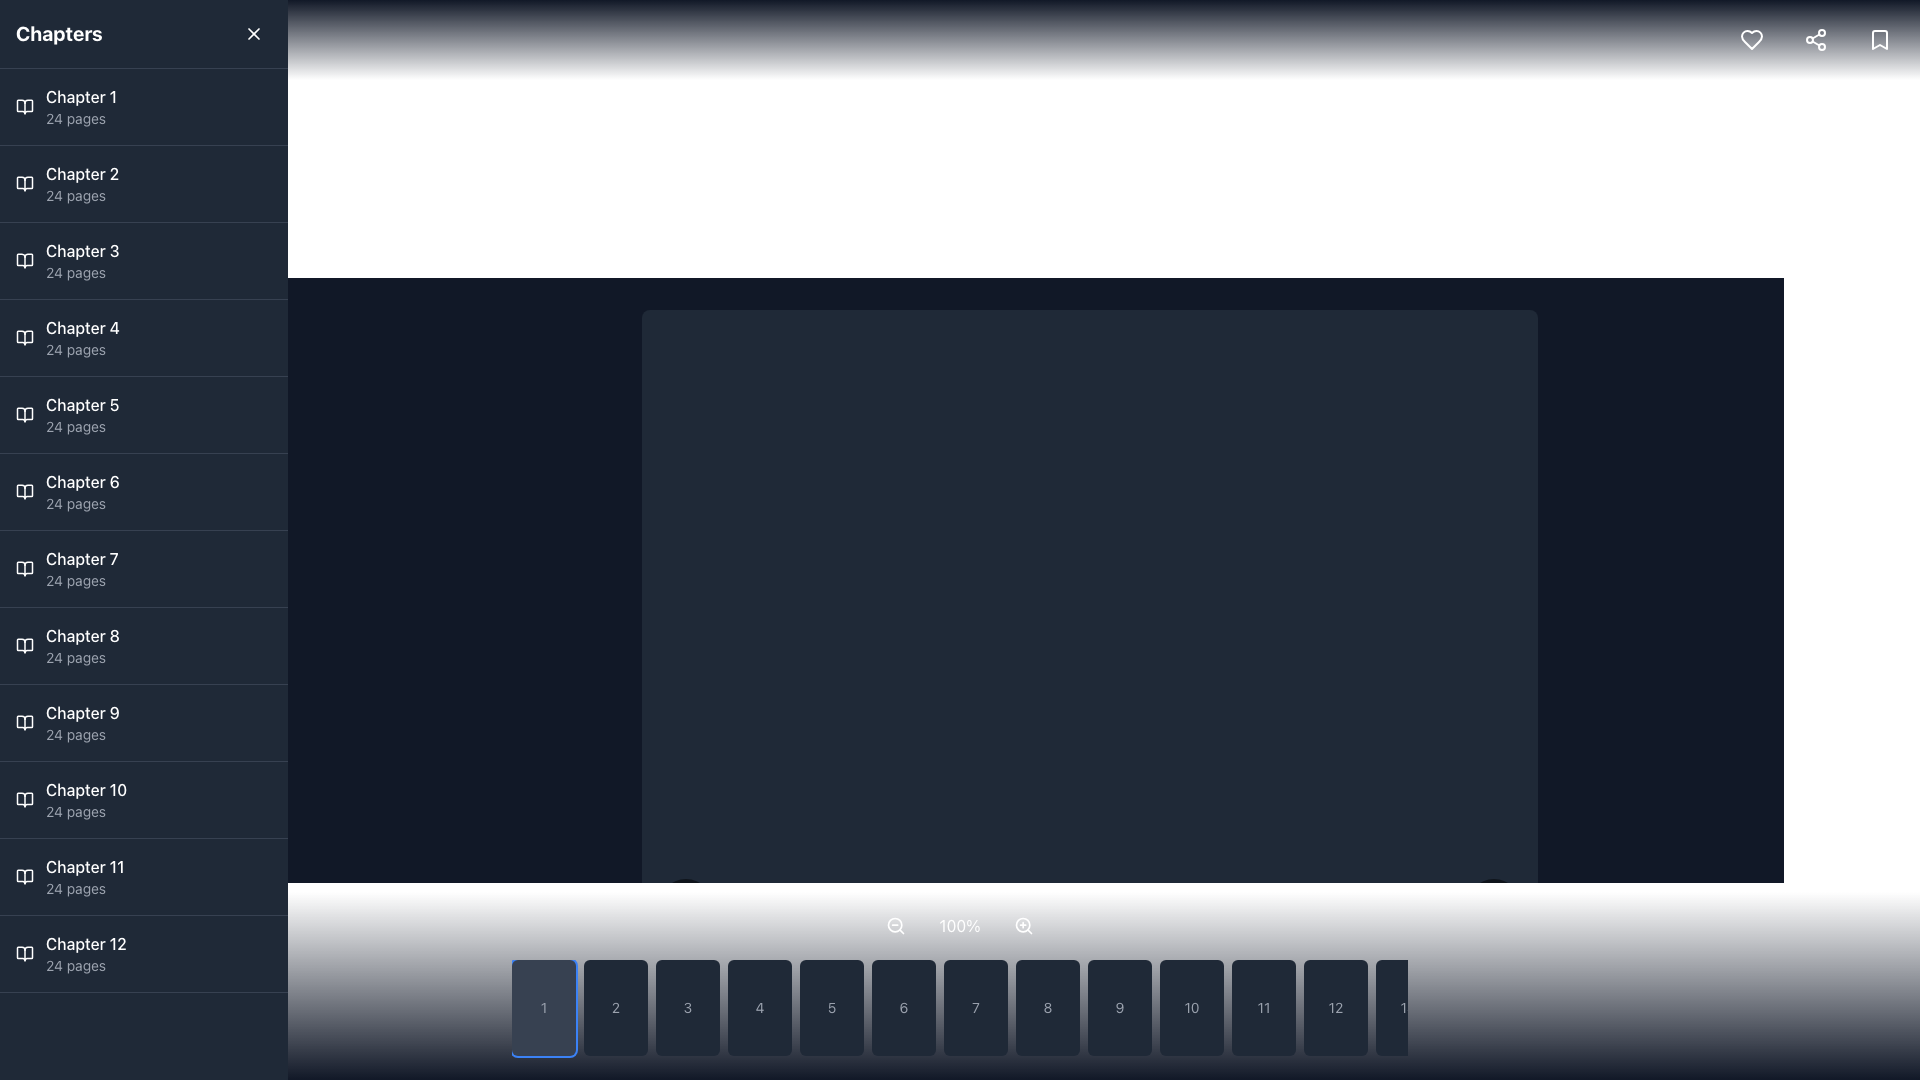 The height and width of the screenshot is (1080, 1920). What do you see at coordinates (81, 172) in the screenshot?
I see `the text label for Chapter 2 in the left sidebar` at bounding box center [81, 172].